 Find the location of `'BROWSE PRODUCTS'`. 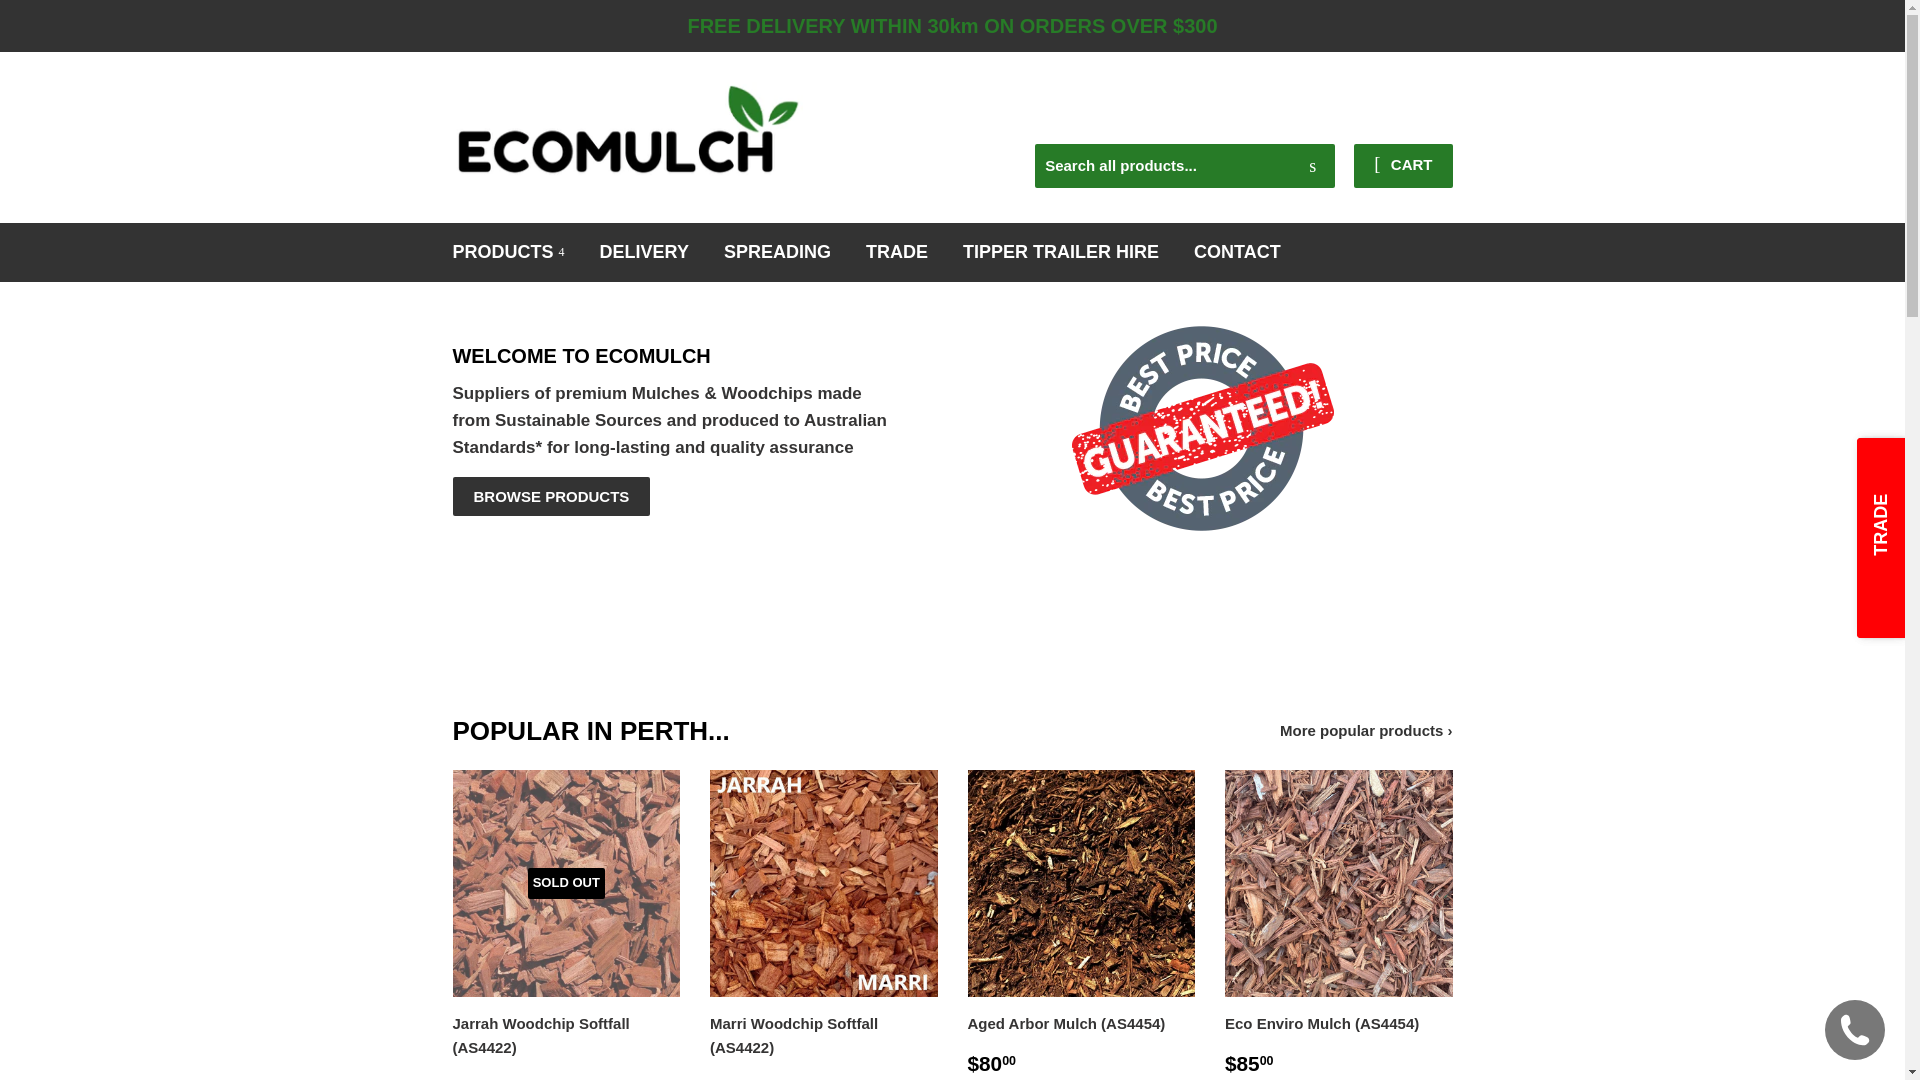

'BROWSE PRODUCTS' is located at coordinates (551, 495).